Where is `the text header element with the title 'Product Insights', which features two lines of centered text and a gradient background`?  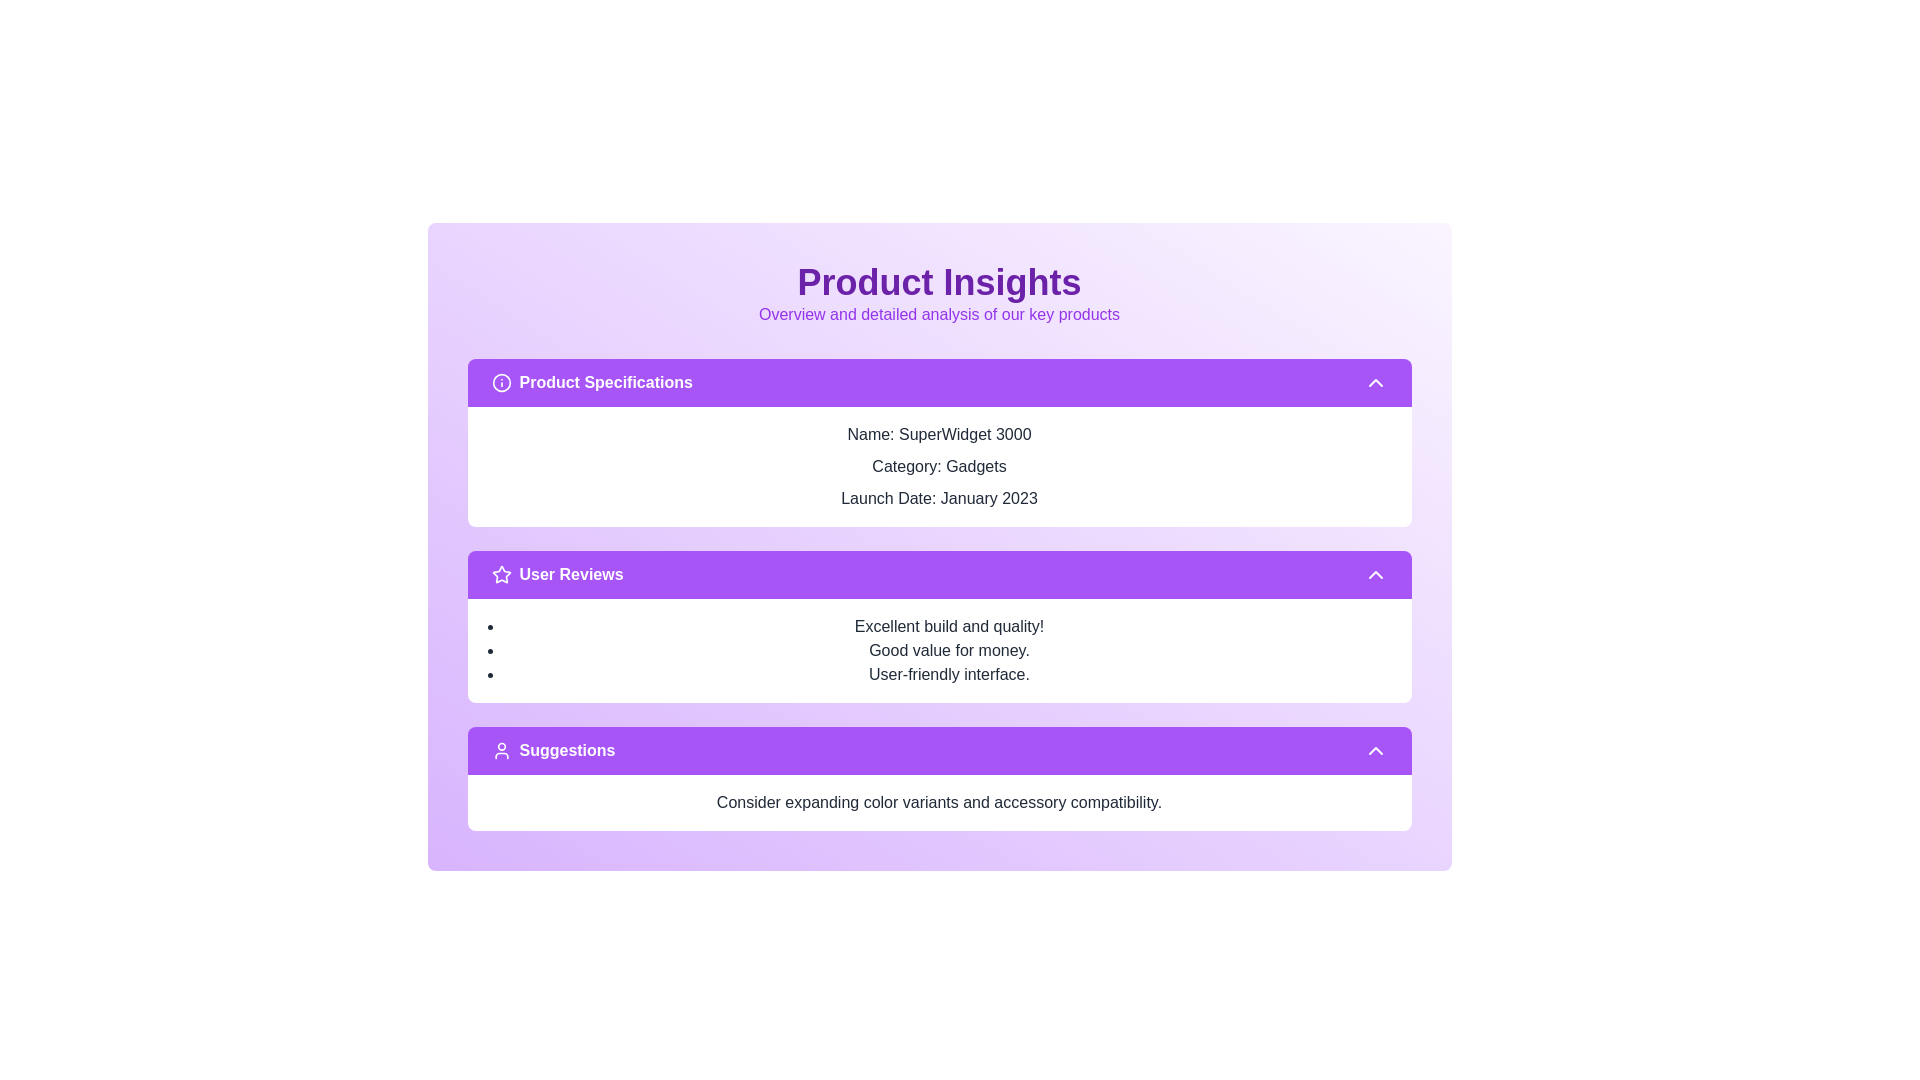
the text header element with the title 'Product Insights', which features two lines of centered text and a gradient background is located at coordinates (938, 294).